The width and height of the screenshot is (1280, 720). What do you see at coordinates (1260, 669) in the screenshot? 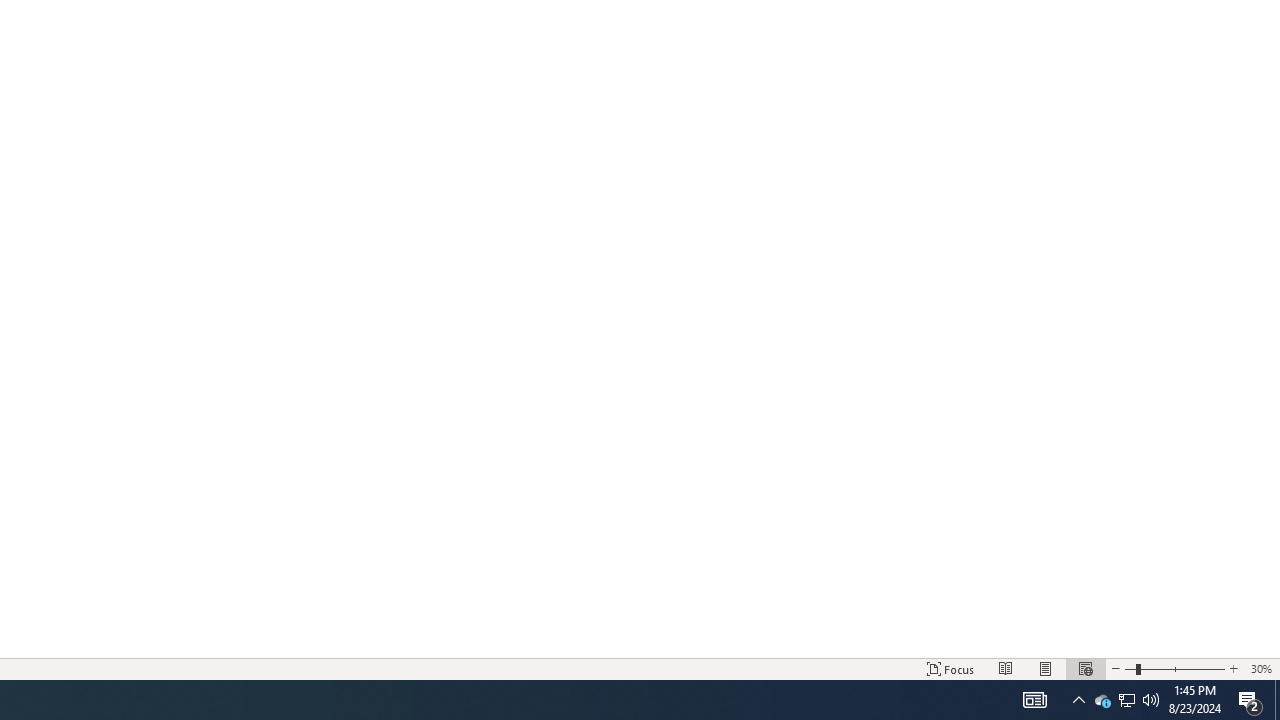
I see `'Zoom 30%'` at bounding box center [1260, 669].